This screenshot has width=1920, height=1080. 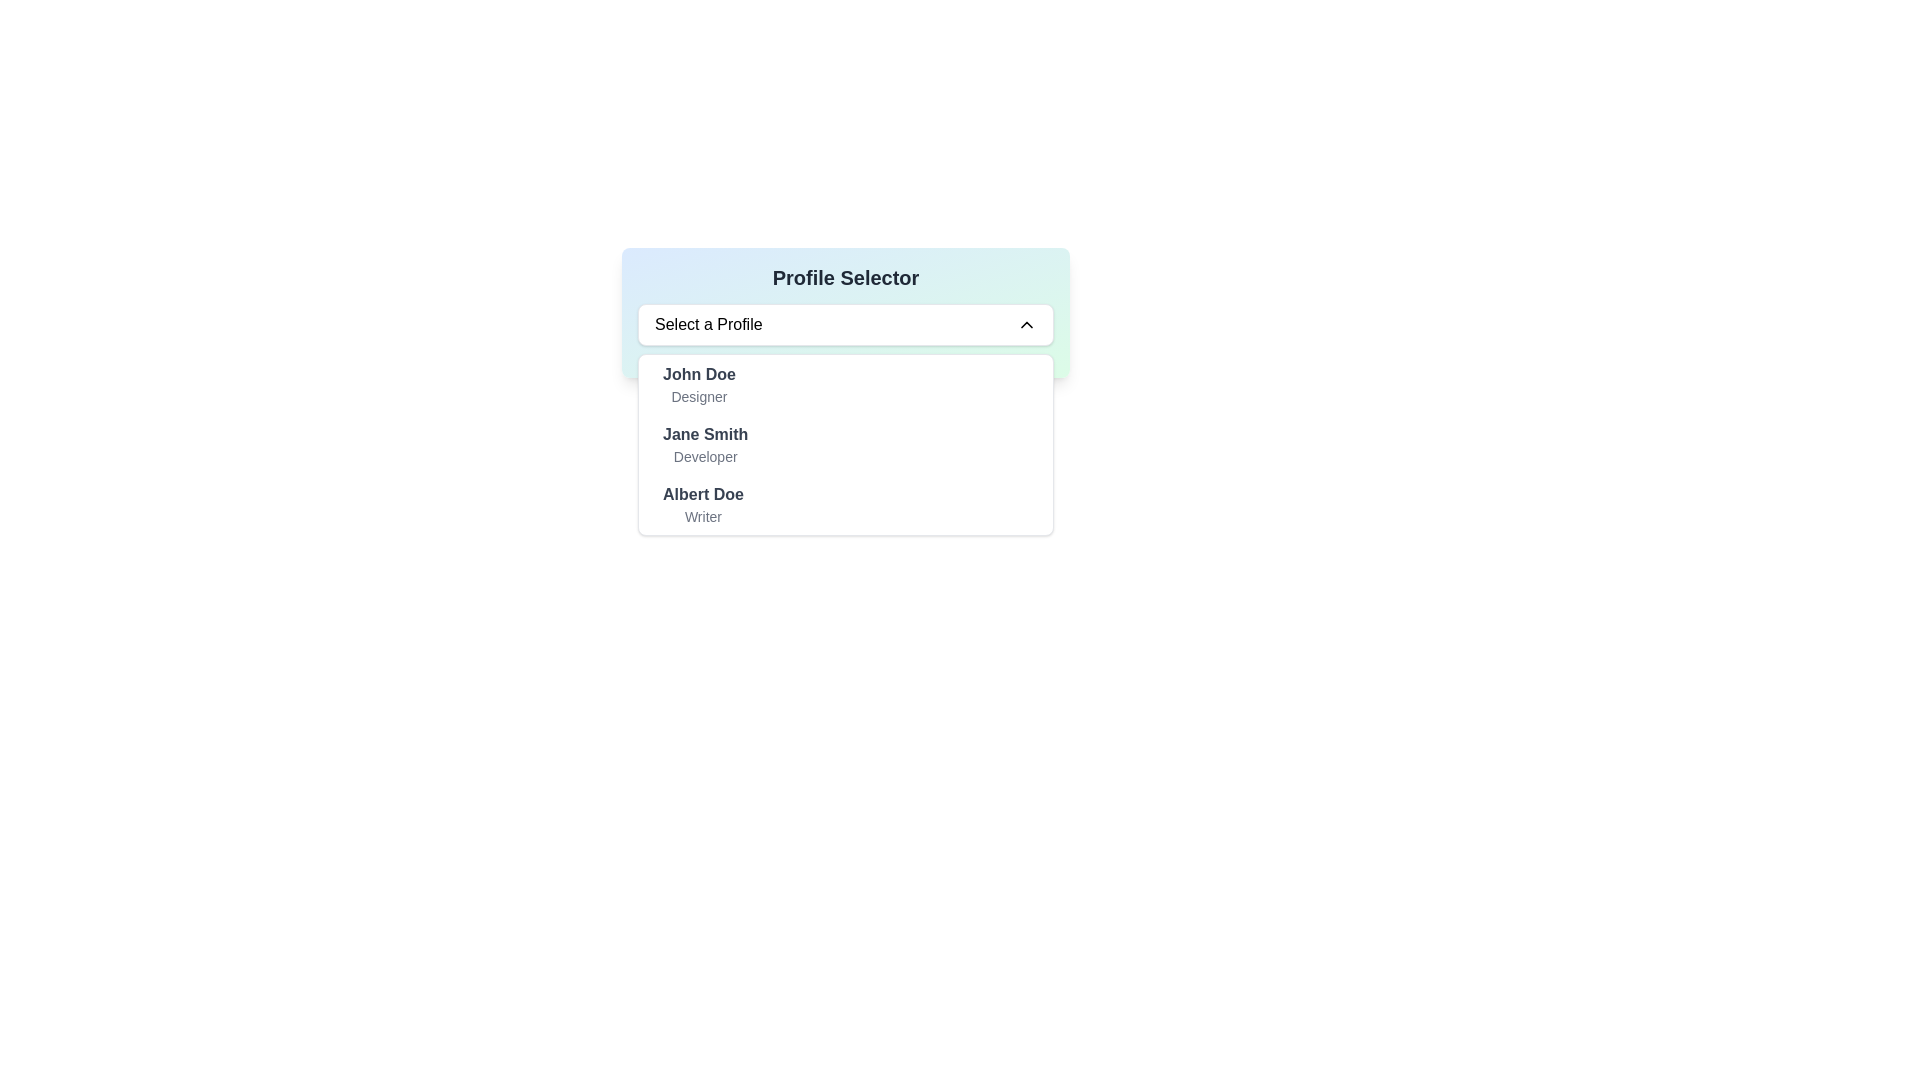 What do you see at coordinates (702, 504) in the screenshot?
I see `the selectable list item displaying the name 'Albert Doe'` at bounding box center [702, 504].